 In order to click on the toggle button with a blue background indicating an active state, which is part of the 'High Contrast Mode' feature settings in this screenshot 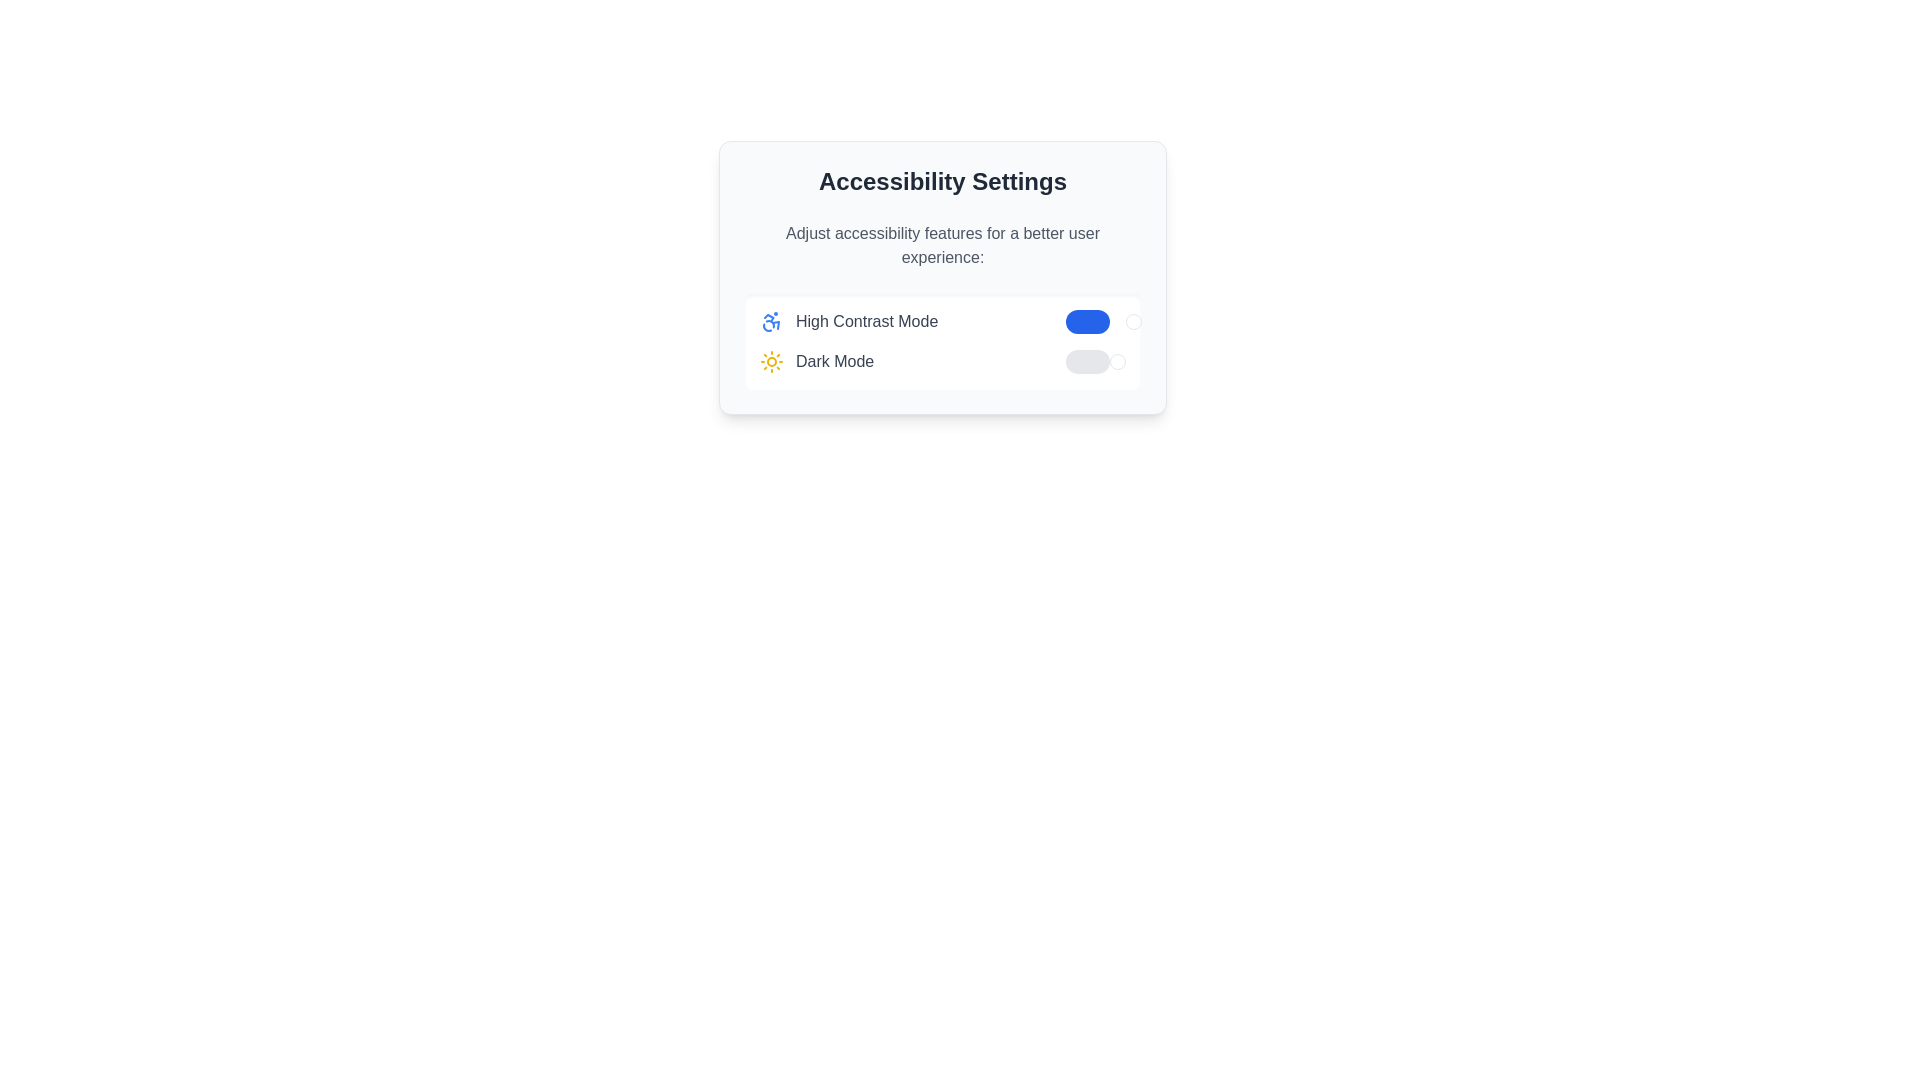, I will do `click(1087, 320)`.